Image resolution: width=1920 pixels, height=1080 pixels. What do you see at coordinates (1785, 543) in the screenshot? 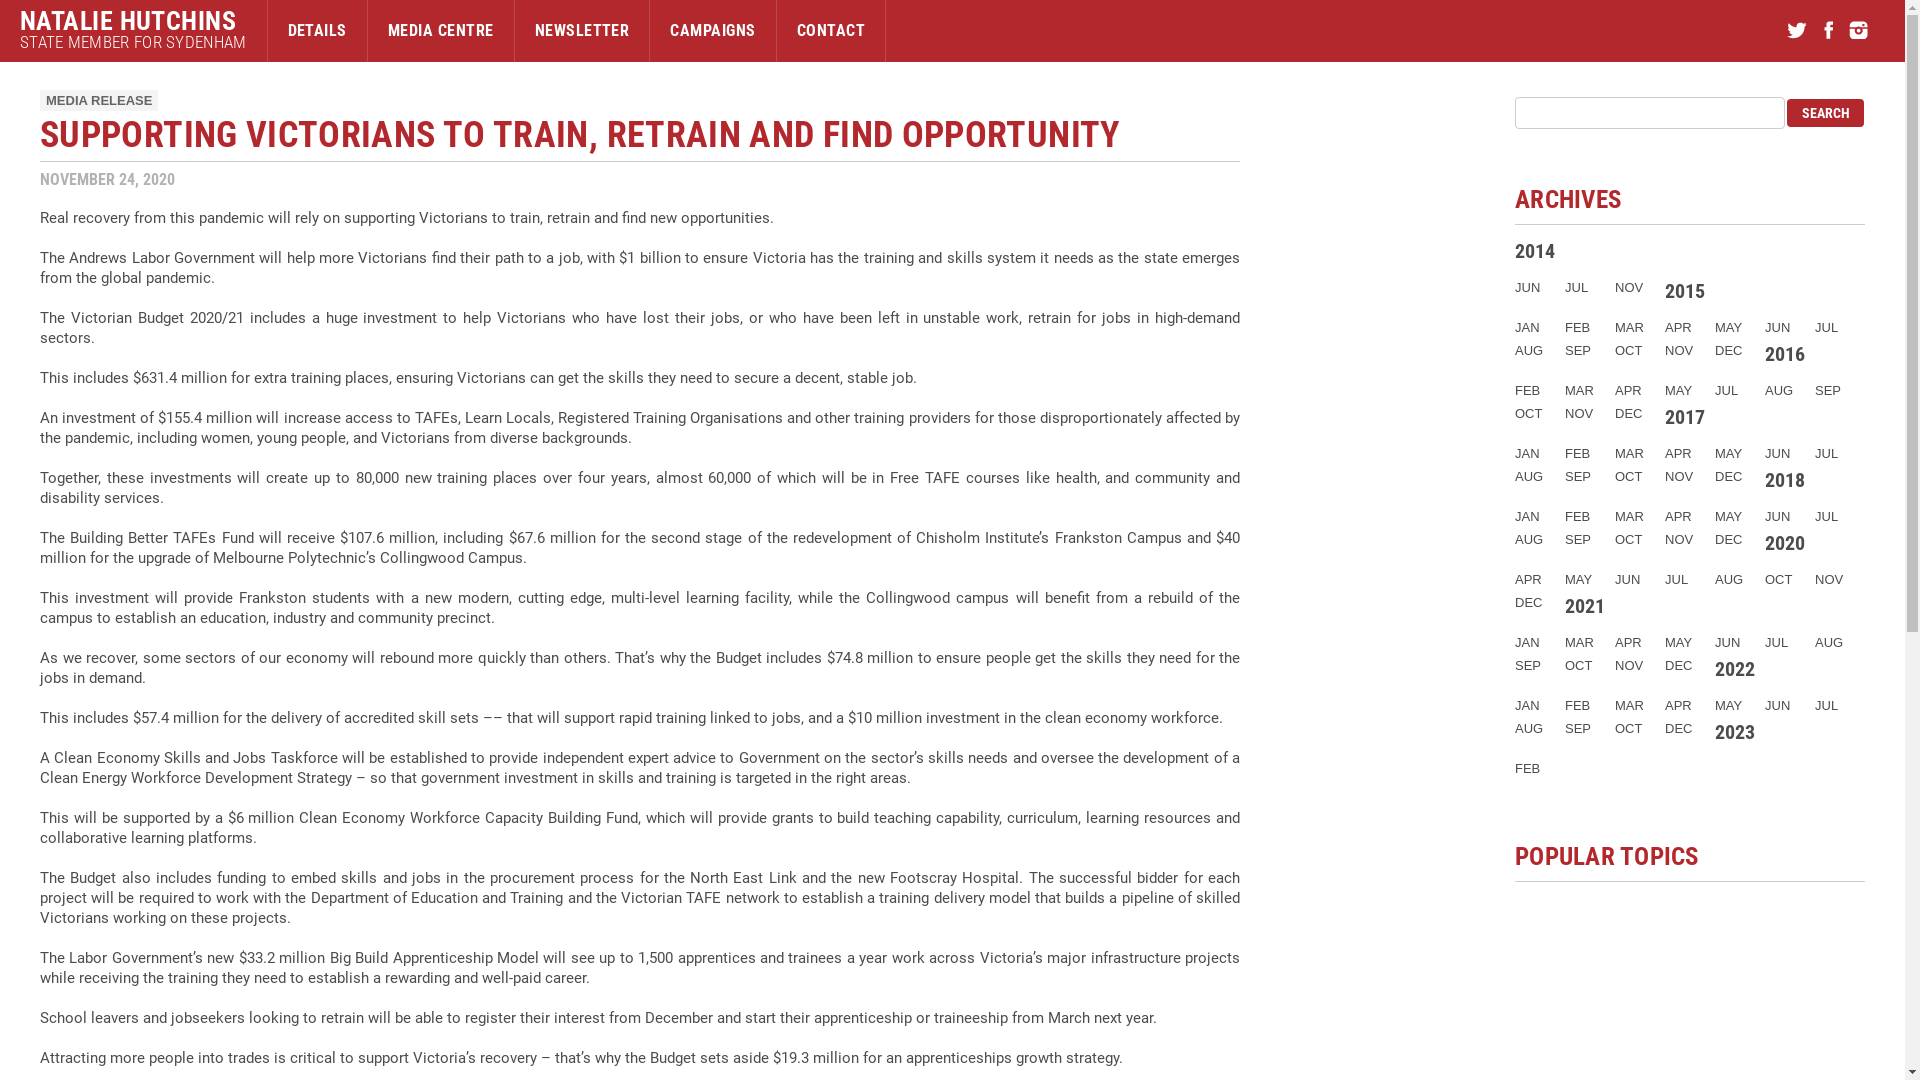
I see `'2020'` at bounding box center [1785, 543].